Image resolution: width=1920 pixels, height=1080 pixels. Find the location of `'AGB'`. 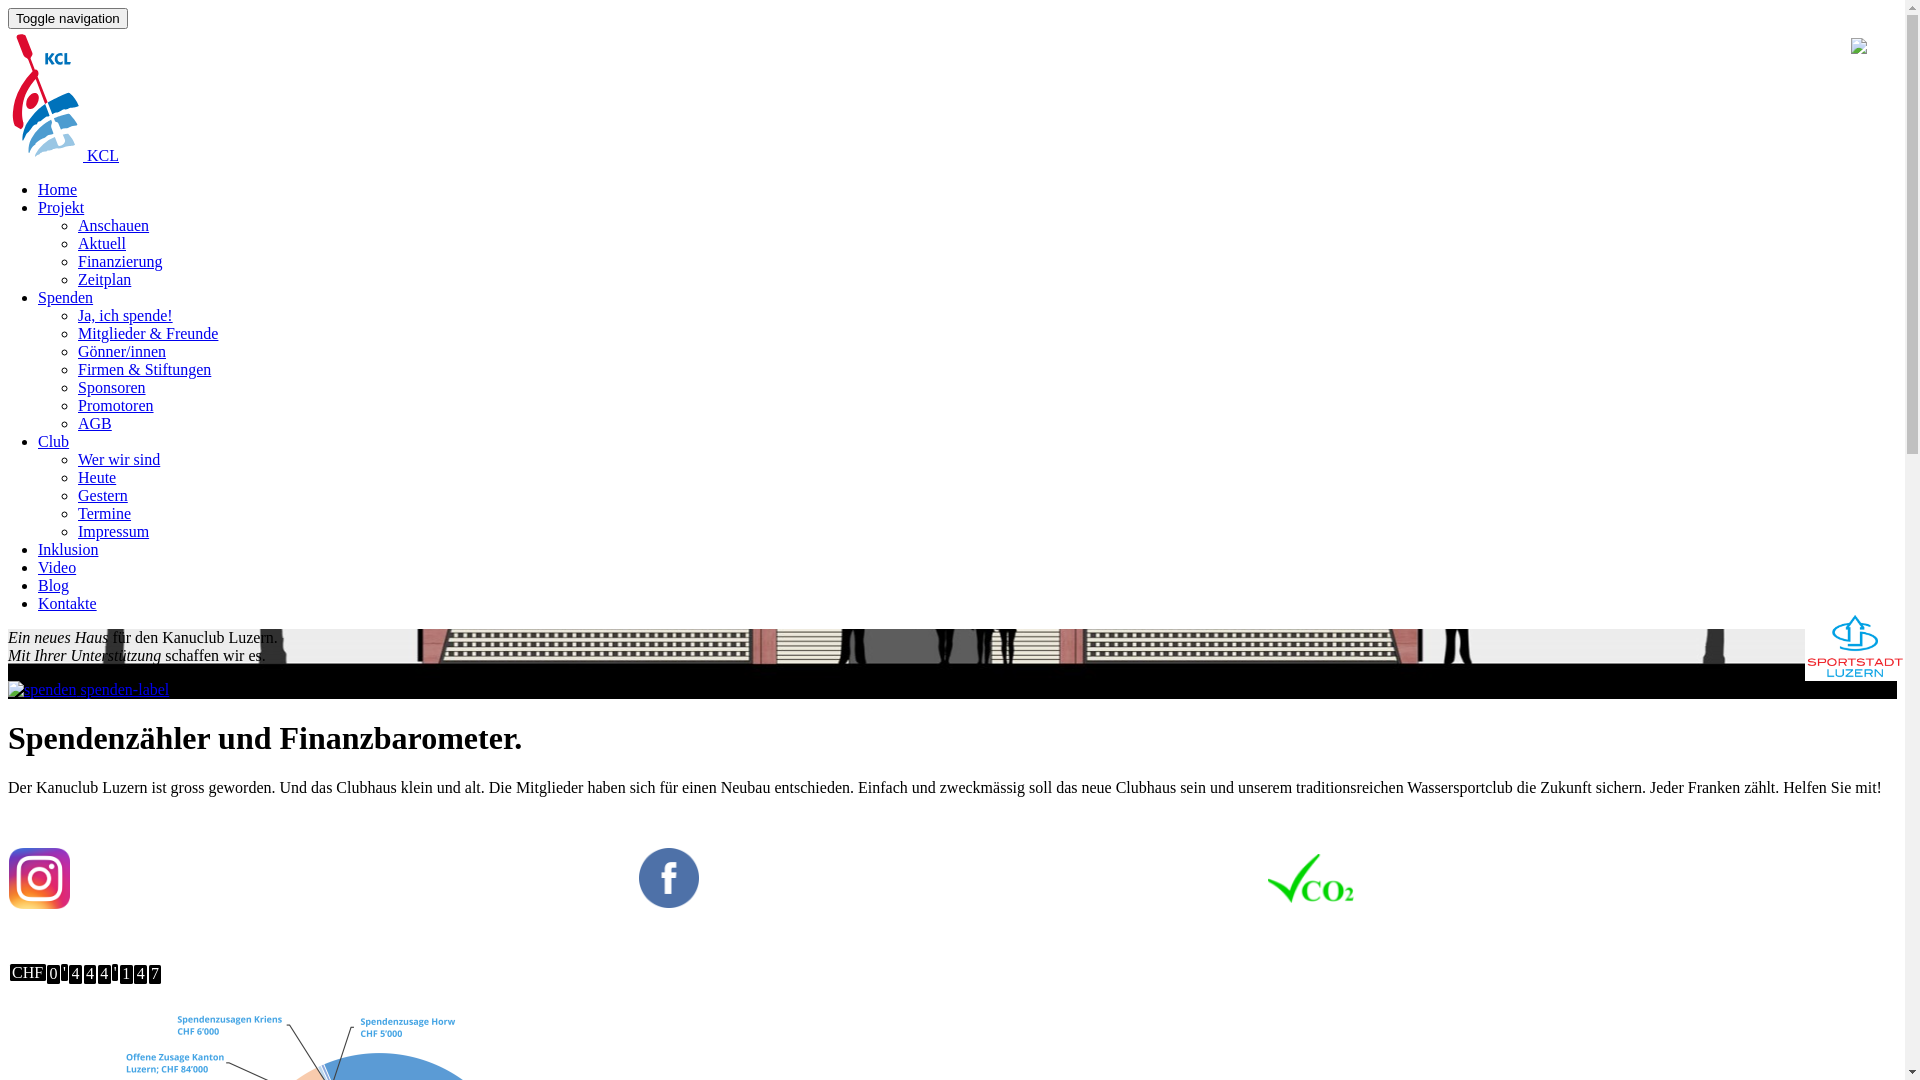

'AGB' is located at coordinates (94, 422).